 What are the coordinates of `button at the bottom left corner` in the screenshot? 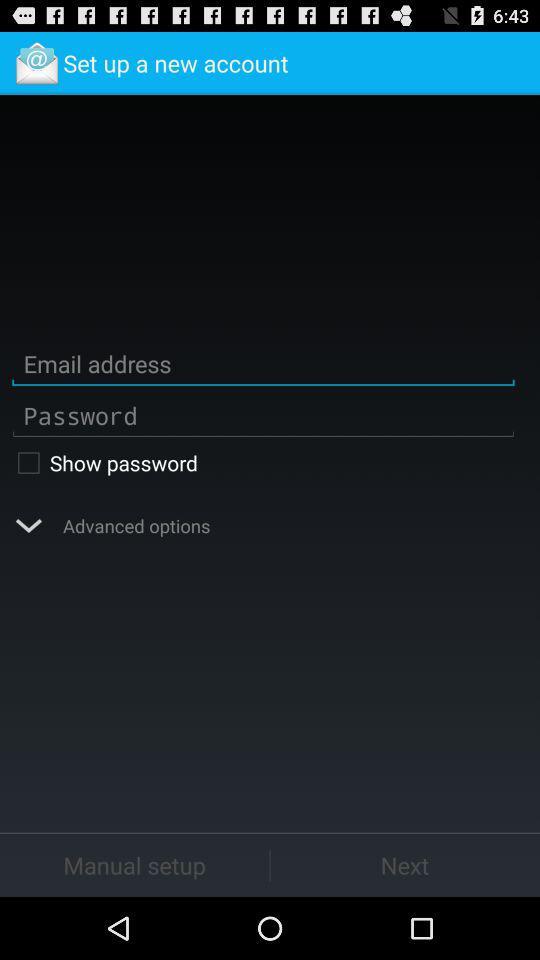 It's located at (134, 864).